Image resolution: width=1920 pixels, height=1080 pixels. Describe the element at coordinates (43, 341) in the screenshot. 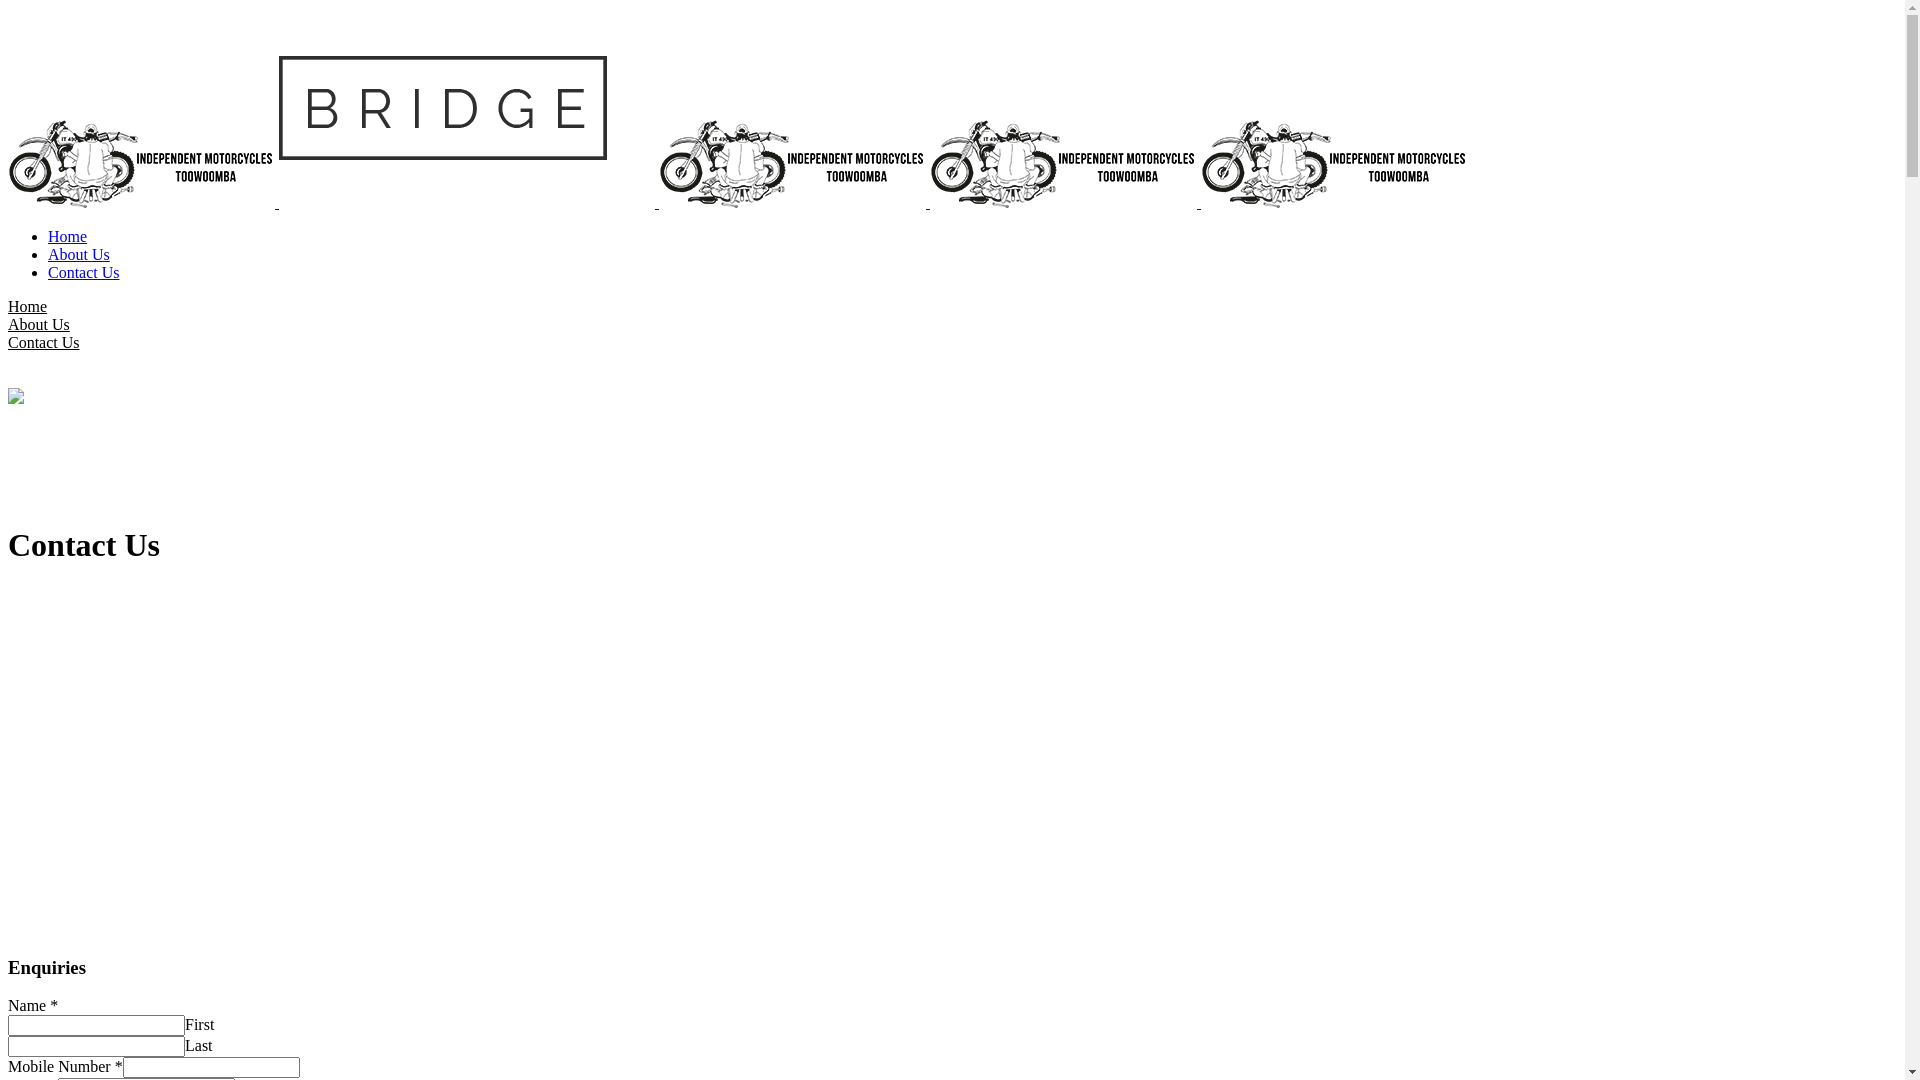

I see `'Contact Us'` at that location.